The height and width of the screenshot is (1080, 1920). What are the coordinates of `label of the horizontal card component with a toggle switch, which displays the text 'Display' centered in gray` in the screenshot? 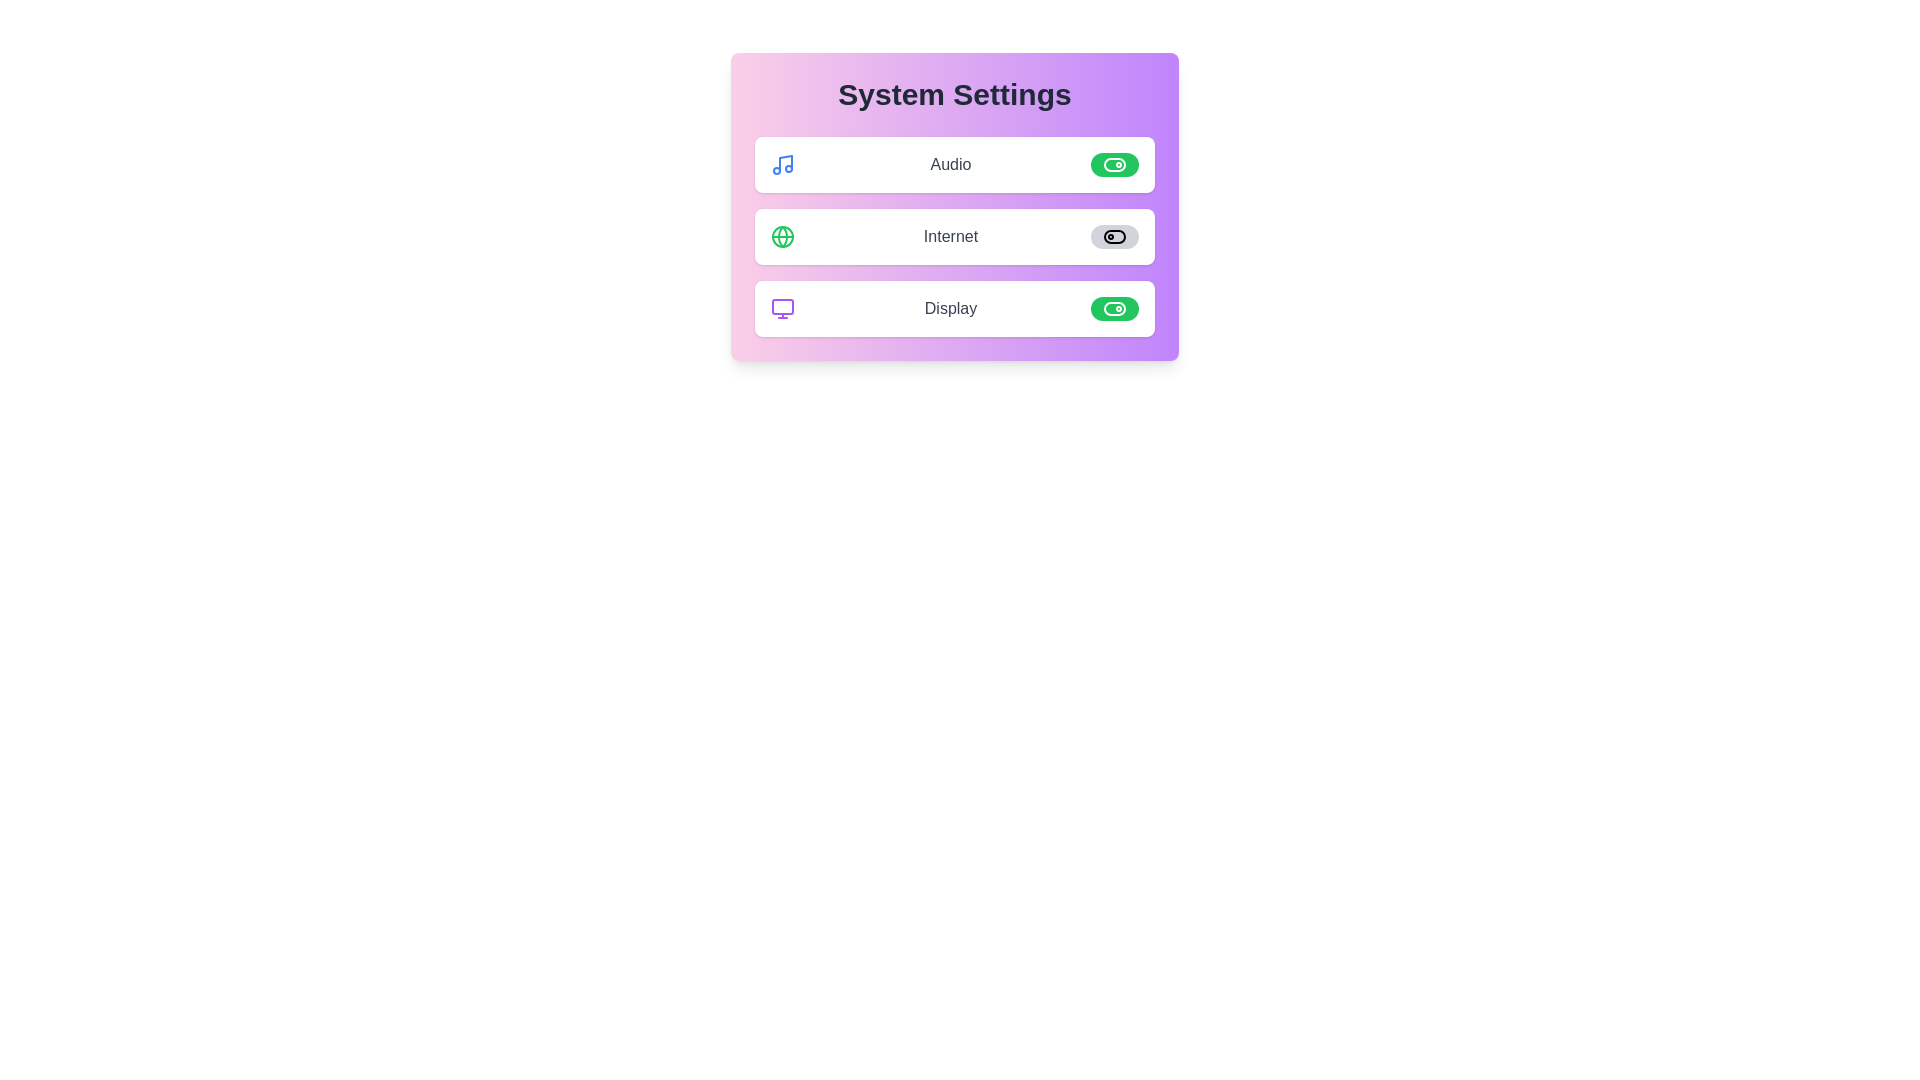 It's located at (954, 308).